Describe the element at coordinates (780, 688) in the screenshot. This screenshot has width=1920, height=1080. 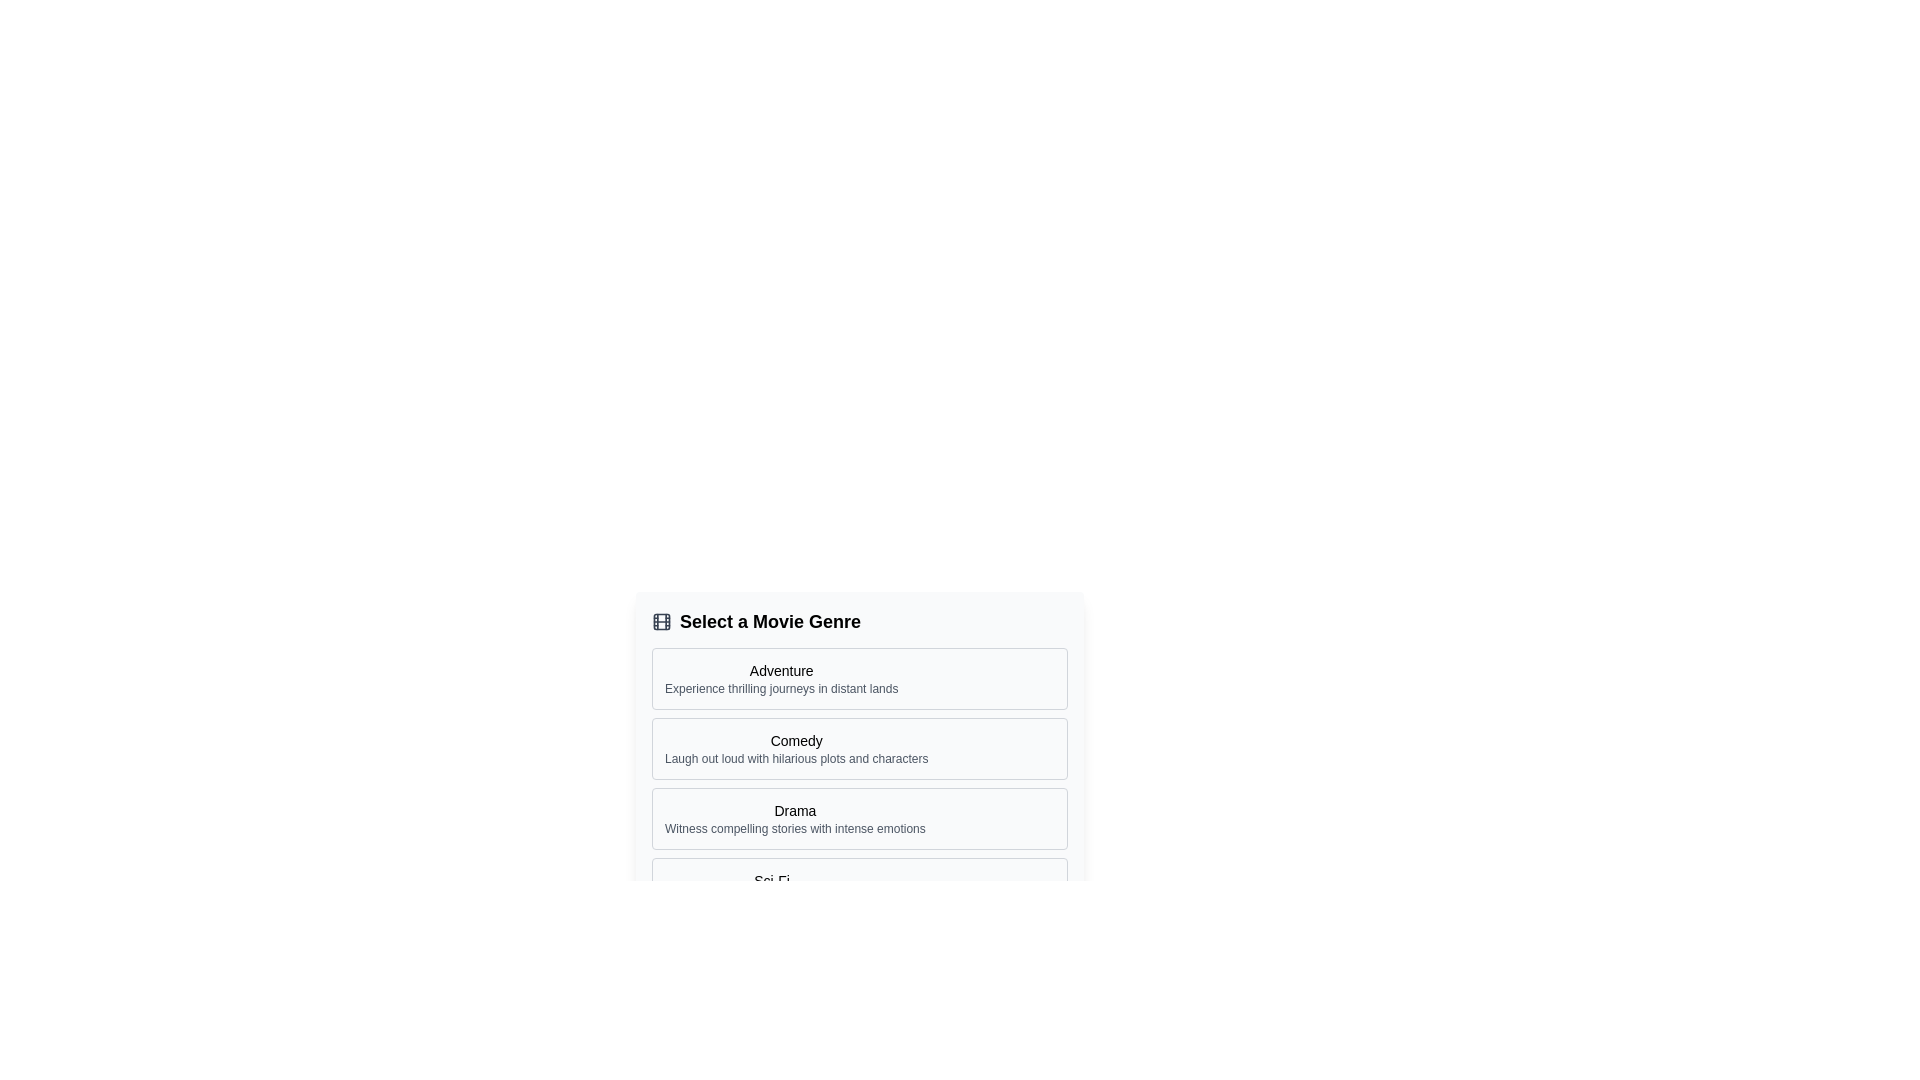
I see `the text label that says 'Experience thrilling journeys in distant lands,' located below the 'Adventure' headline in the movie genres list` at that location.